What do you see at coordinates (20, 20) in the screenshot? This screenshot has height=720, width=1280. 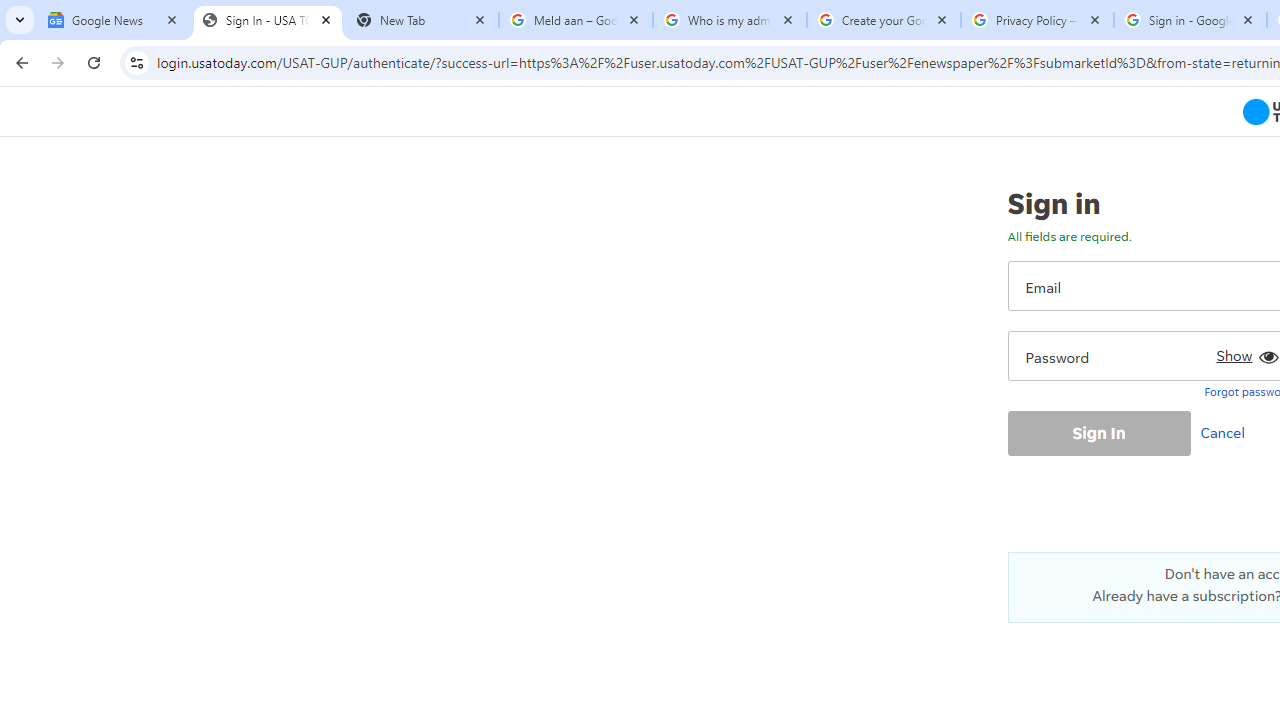 I see `'Search tabs'` at bounding box center [20, 20].